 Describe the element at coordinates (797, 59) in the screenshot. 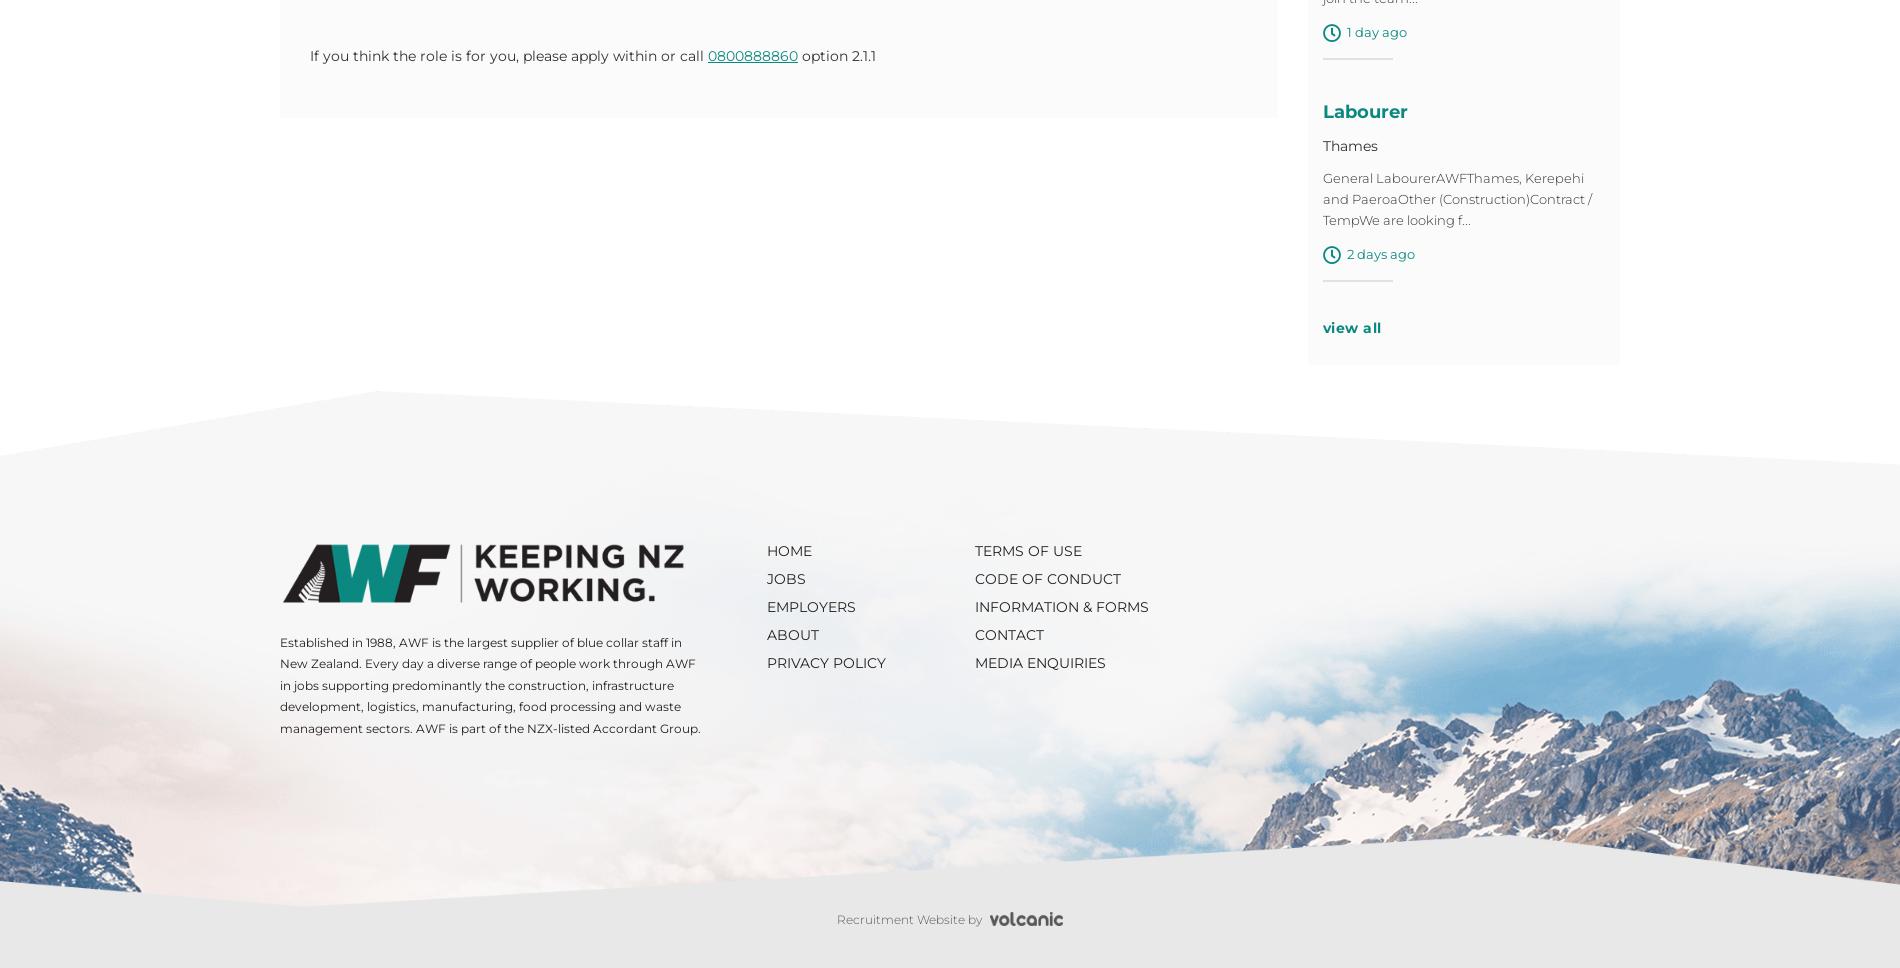

I see `'option 2.1.1'` at that location.